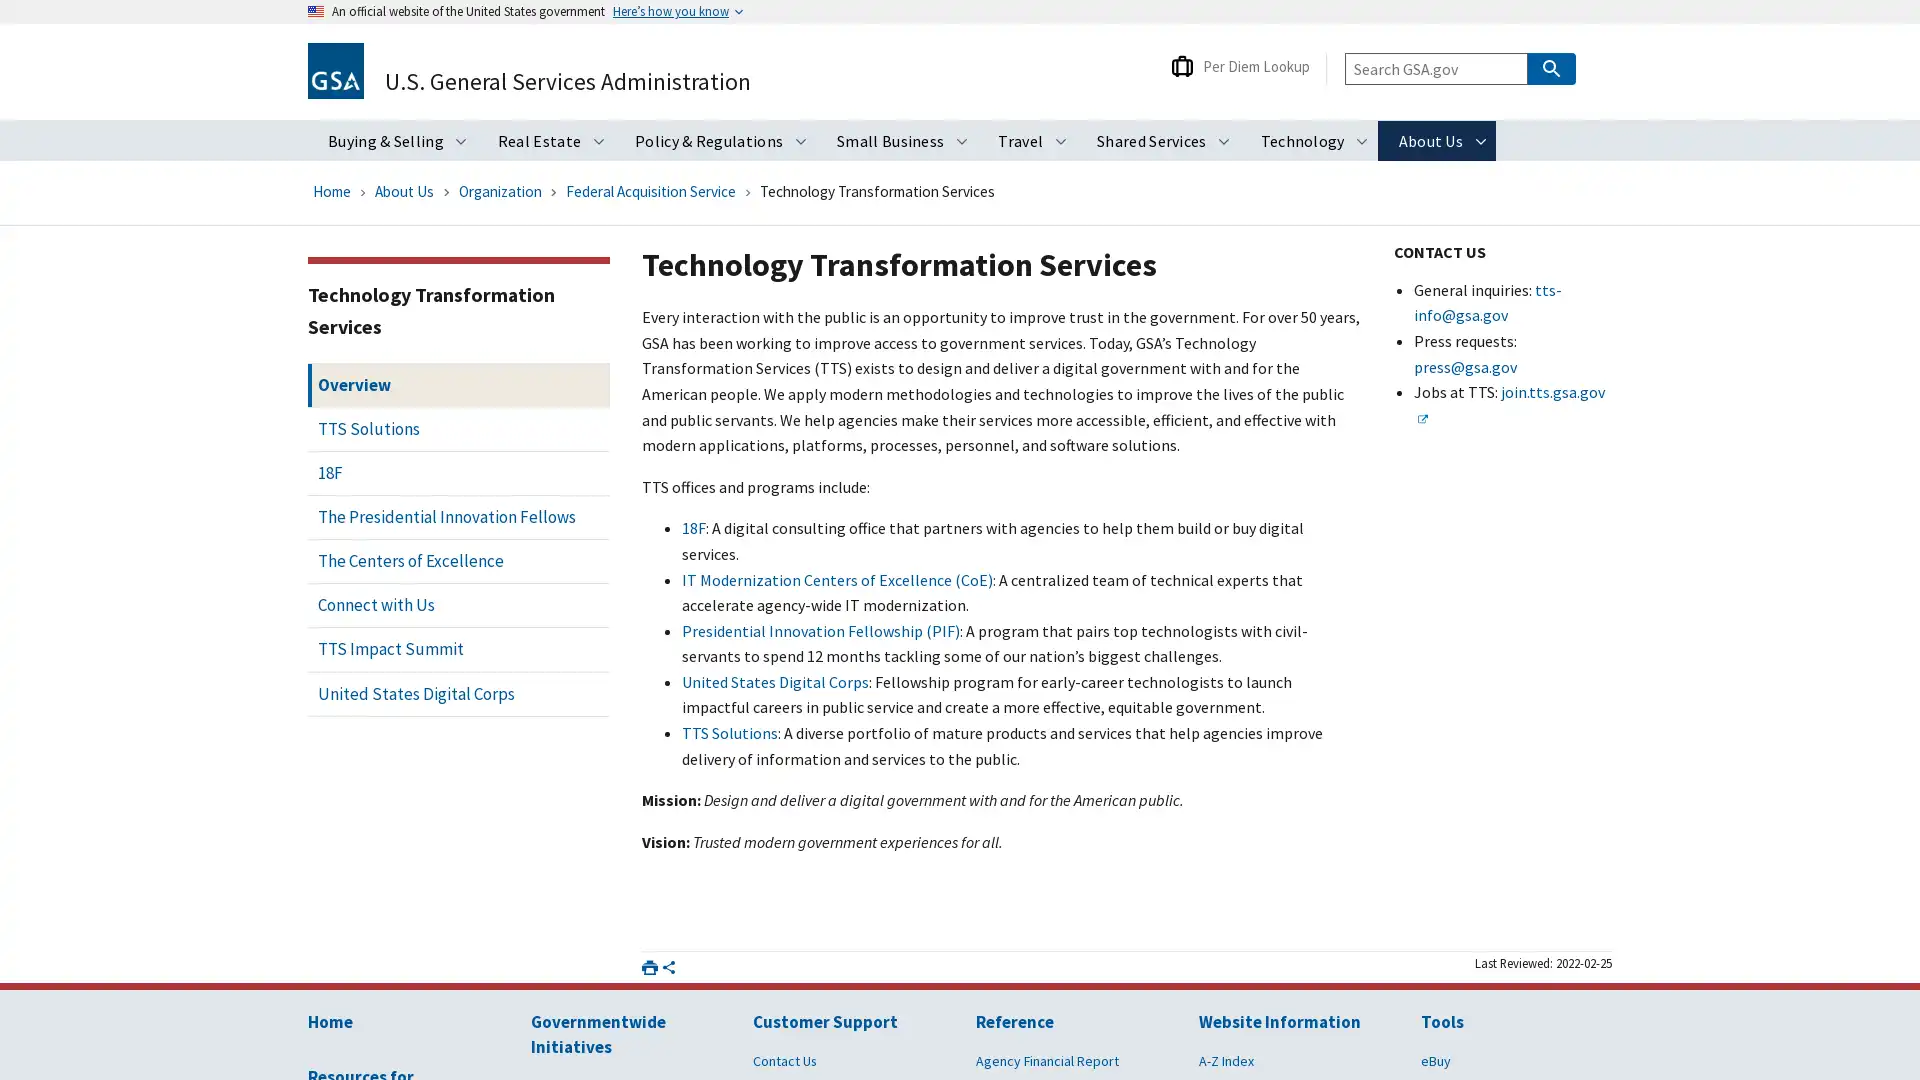  Describe the element at coordinates (671, 11) in the screenshot. I see `Heres how you know` at that location.